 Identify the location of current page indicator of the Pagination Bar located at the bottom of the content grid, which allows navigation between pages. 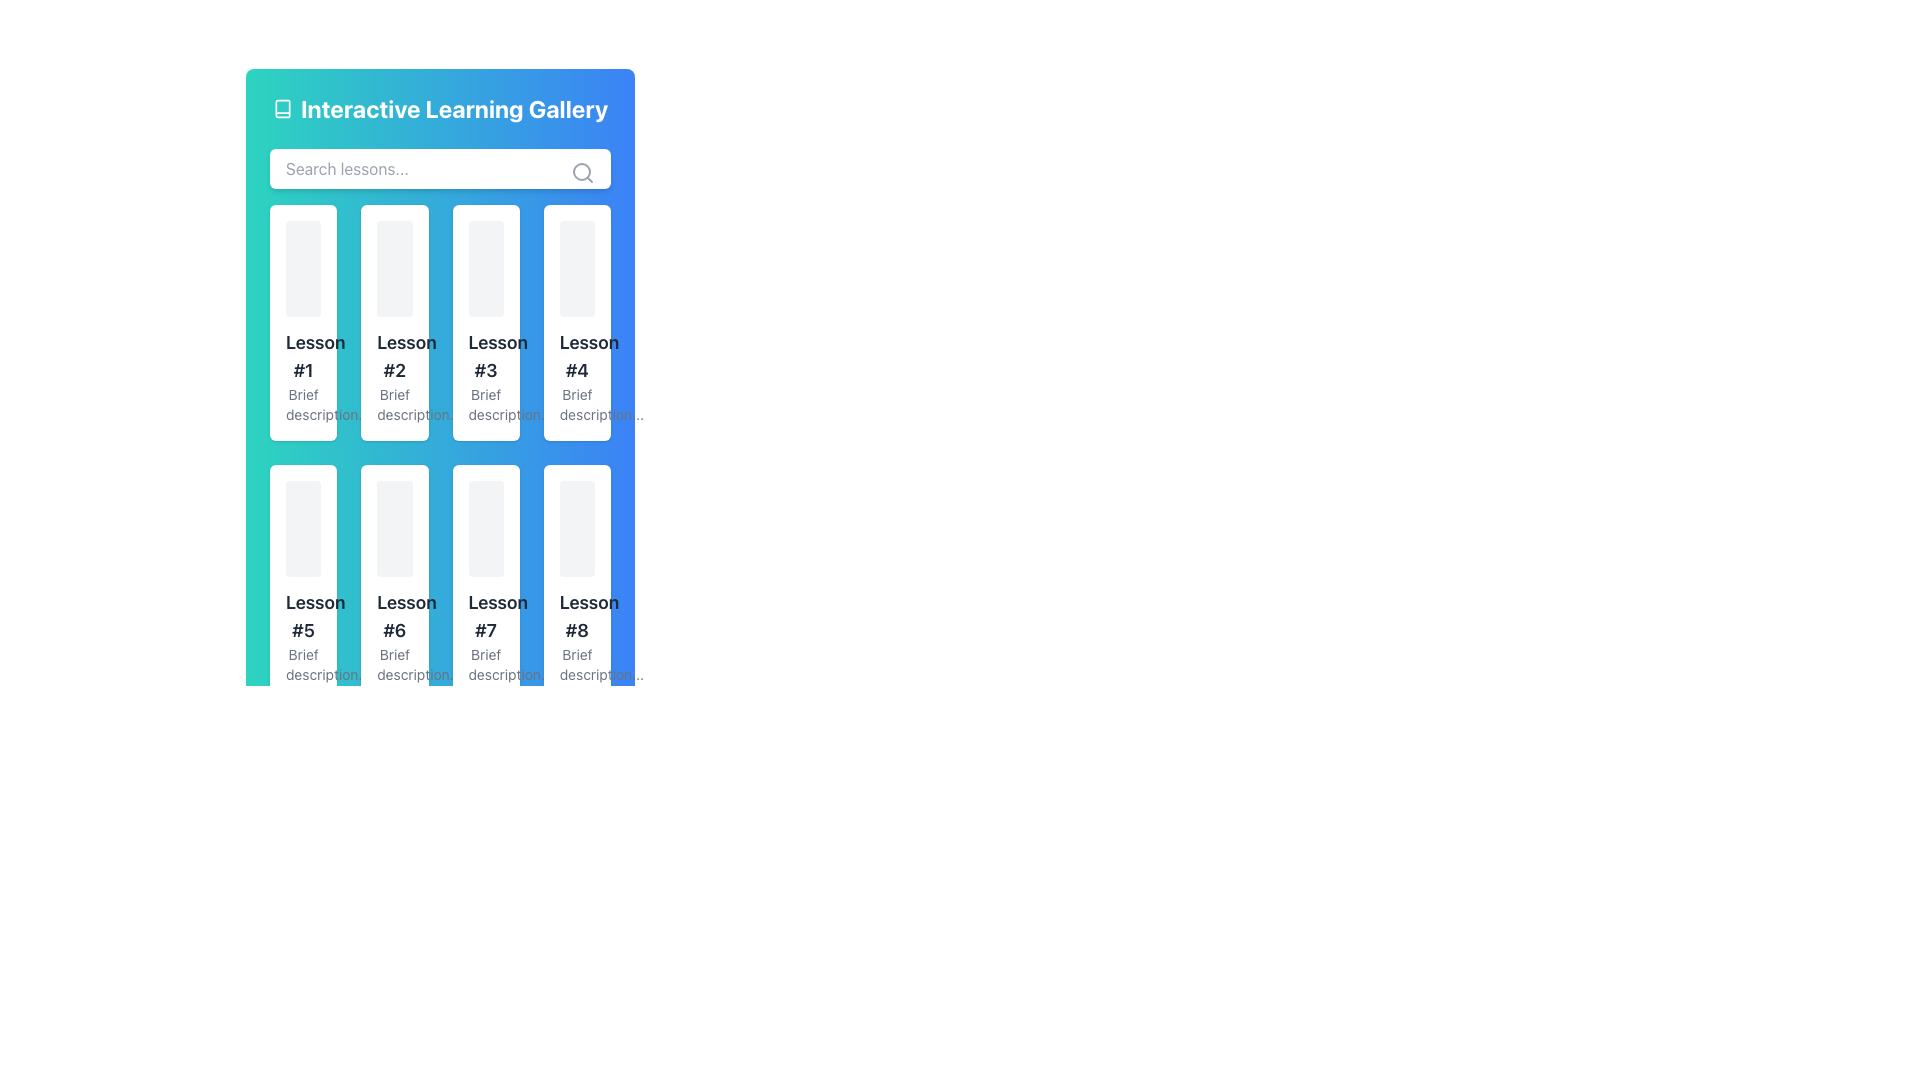
(439, 736).